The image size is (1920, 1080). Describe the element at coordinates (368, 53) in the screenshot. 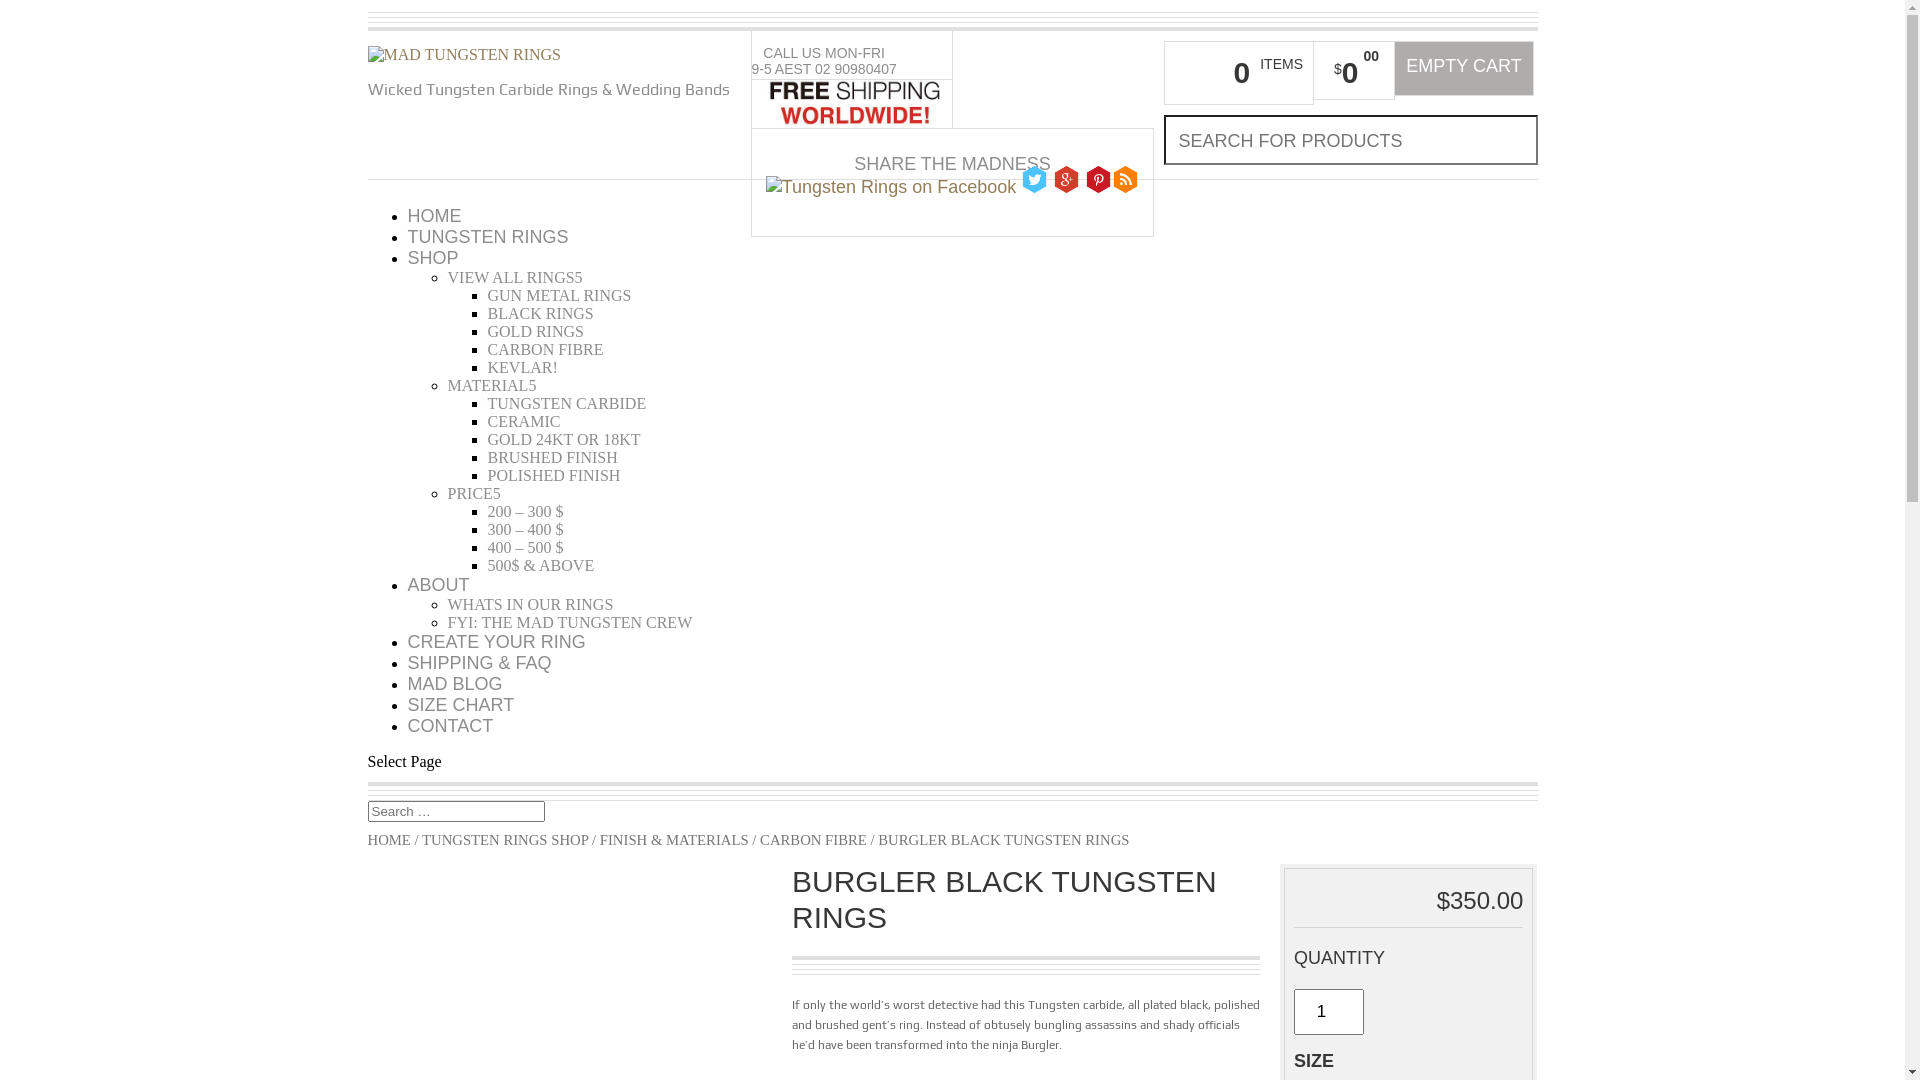

I see `'Mad tungsten rings'` at that location.